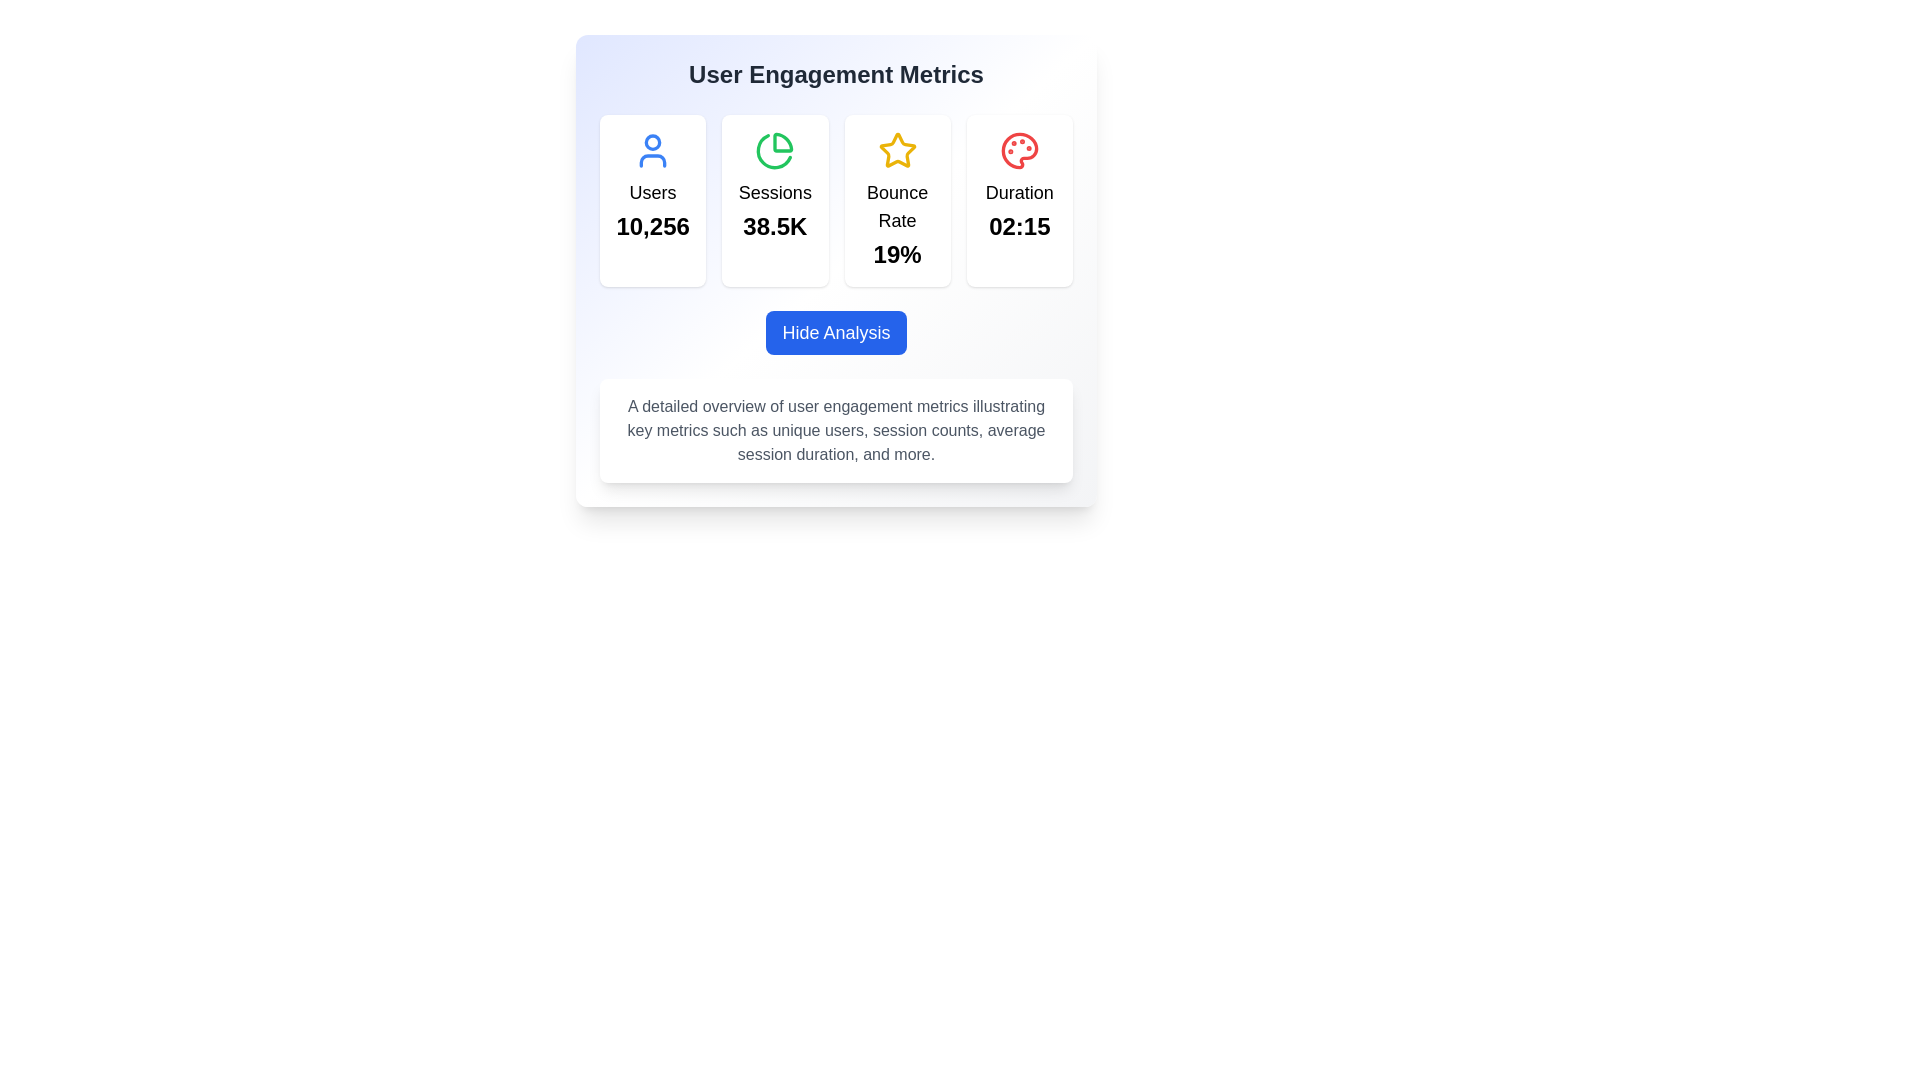 The height and width of the screenshot is (1080, 1920). What do you see at coordinates (1019, 226) in the screenshot?
I see `the Text Display element that shows the duration metric value located in the bottom section of the 'Duration' card under 'User Engagement Metrics'` at bounding box center [1019, 226].